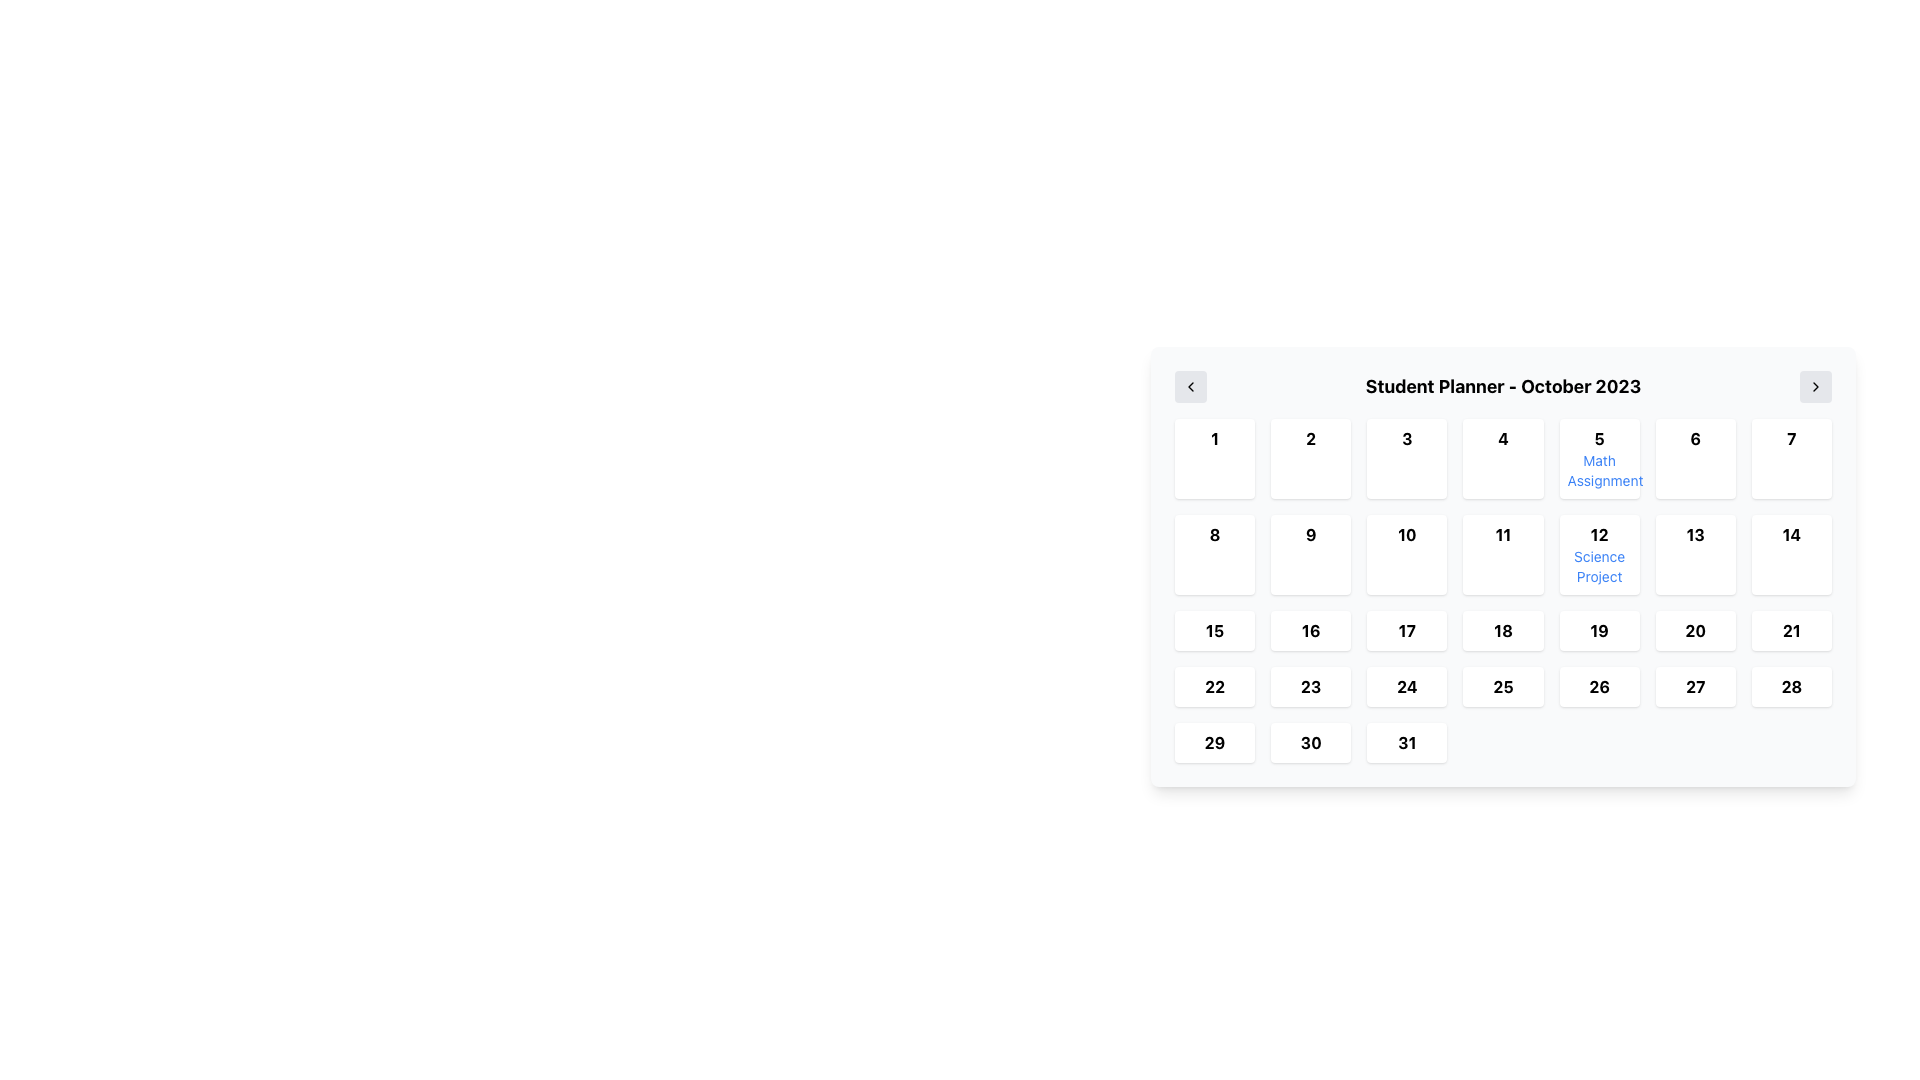 The image size is (1920, 1080). I want to click on the static text label indicating the 29th day of the month in the calendar view, so click(1213, 743).